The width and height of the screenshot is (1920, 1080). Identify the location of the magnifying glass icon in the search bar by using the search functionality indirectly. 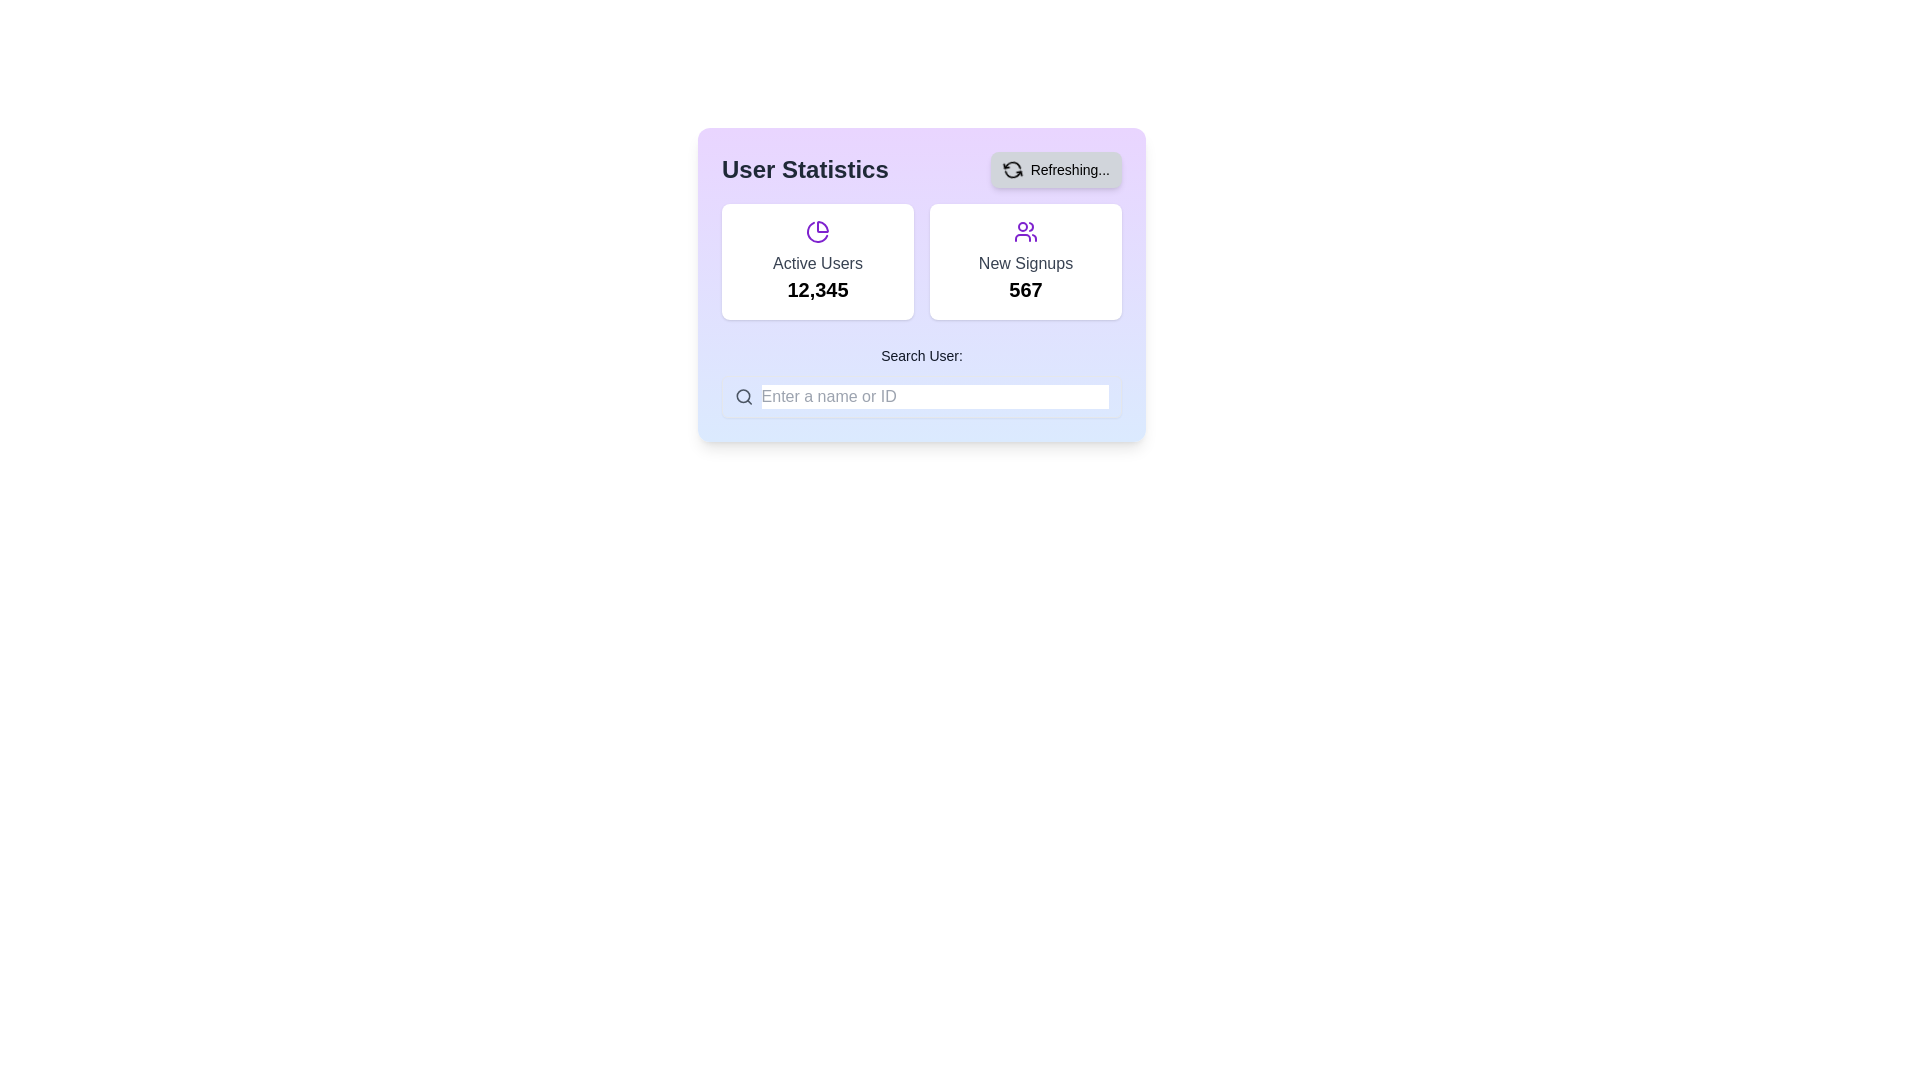
(742, 396).